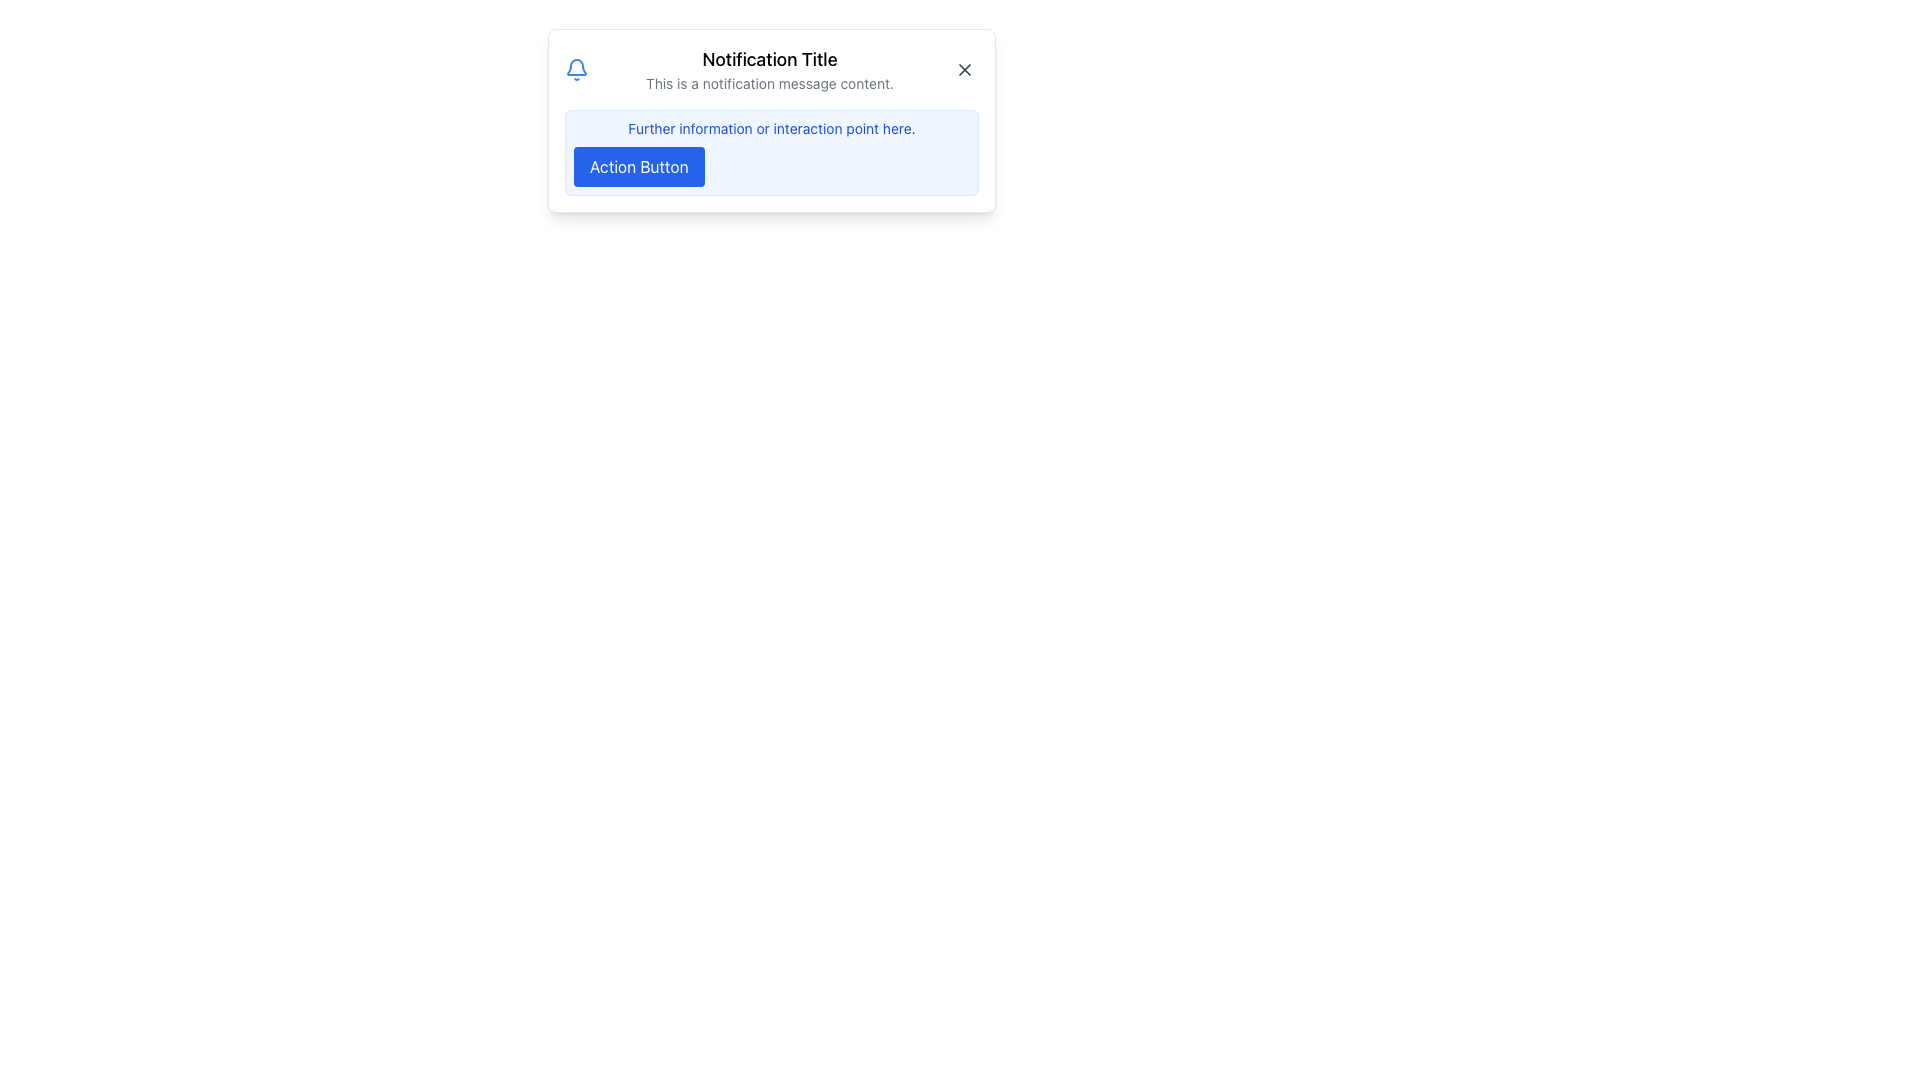  I want to click on the text component displaying 'Further information or interaction point here.' which is styled in blue and located near the top-center of the interface, so click(771, 128).